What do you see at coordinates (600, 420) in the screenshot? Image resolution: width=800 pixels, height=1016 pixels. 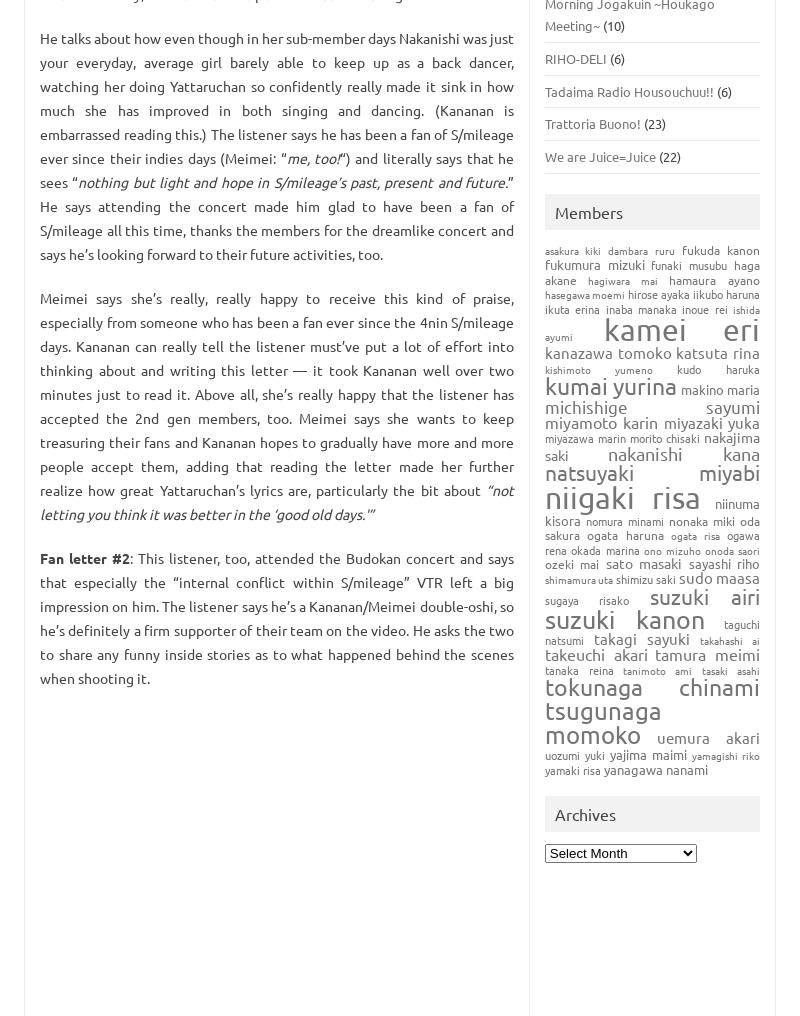 I see `'Miyamoto Karin'` at bounding box center [600, 420].